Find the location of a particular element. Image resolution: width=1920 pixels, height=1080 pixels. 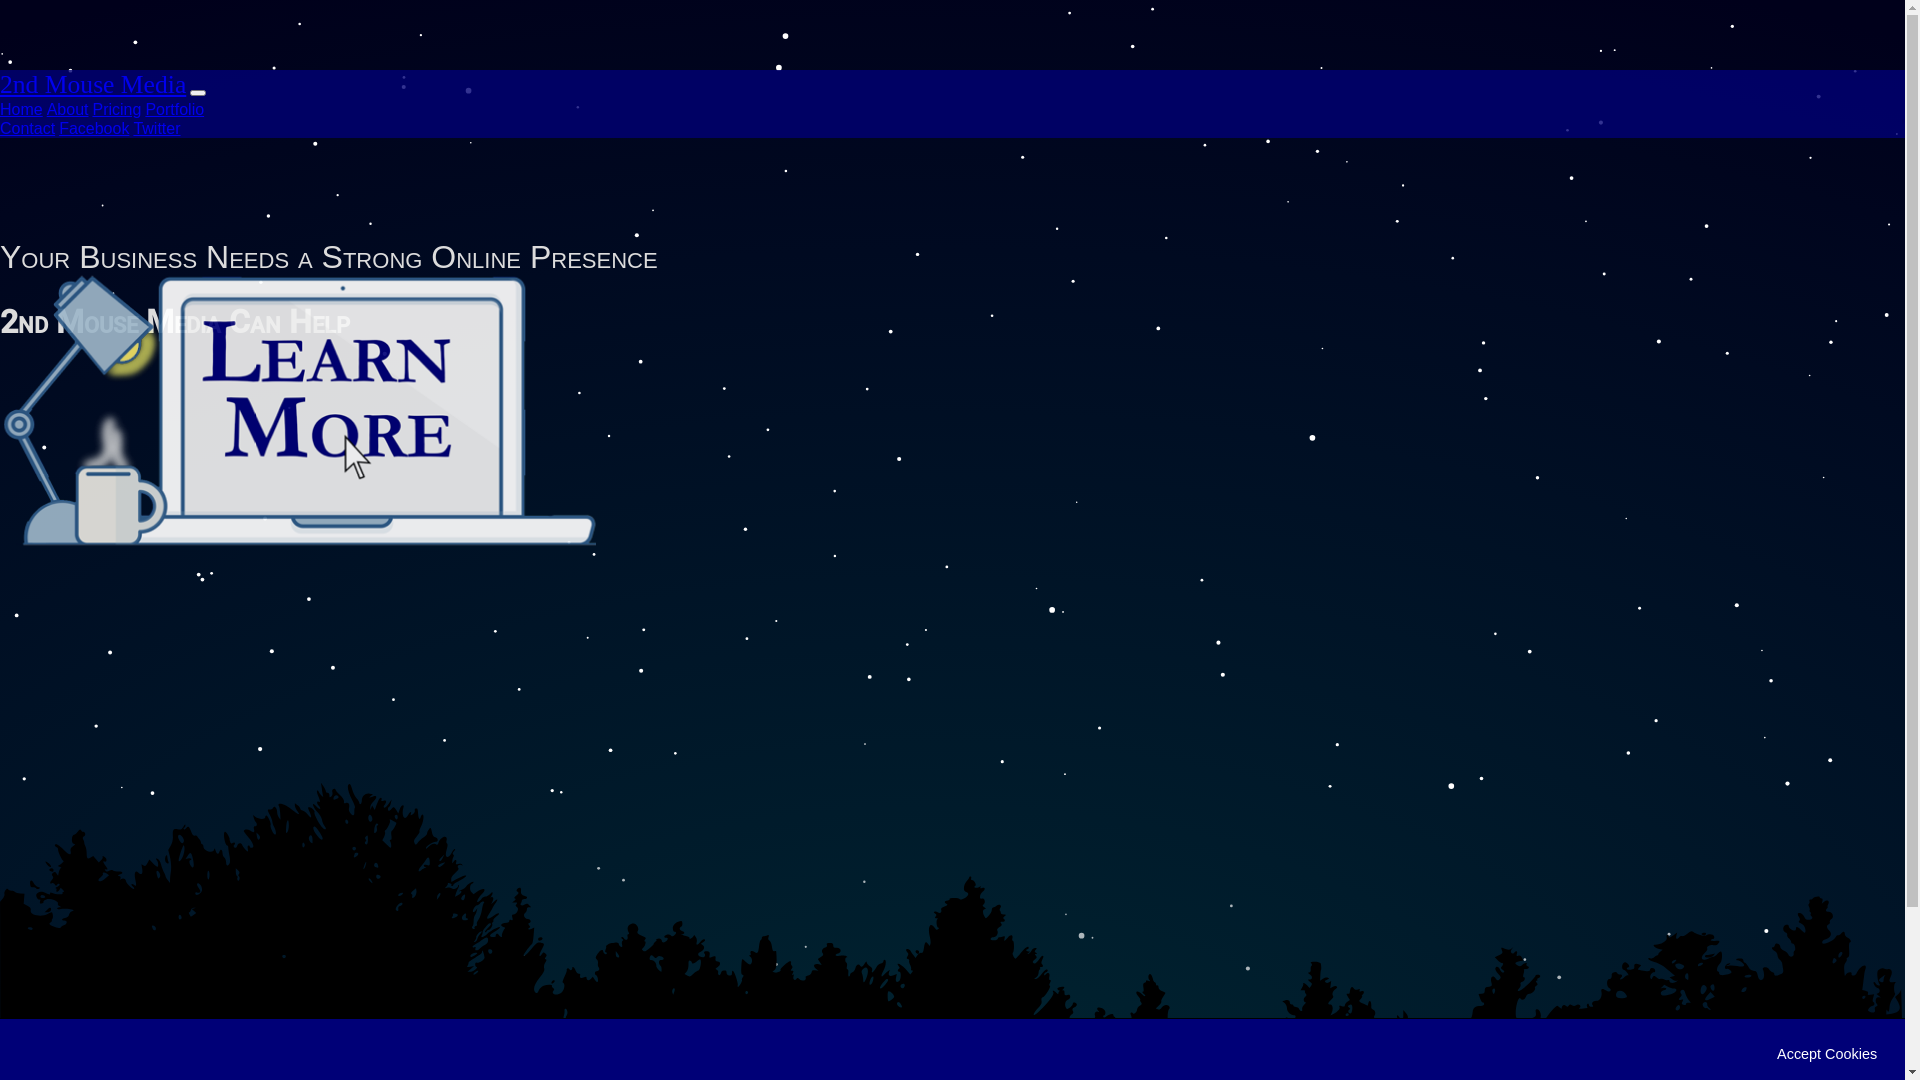

'Twitter' is located at coordinates (155, 128).